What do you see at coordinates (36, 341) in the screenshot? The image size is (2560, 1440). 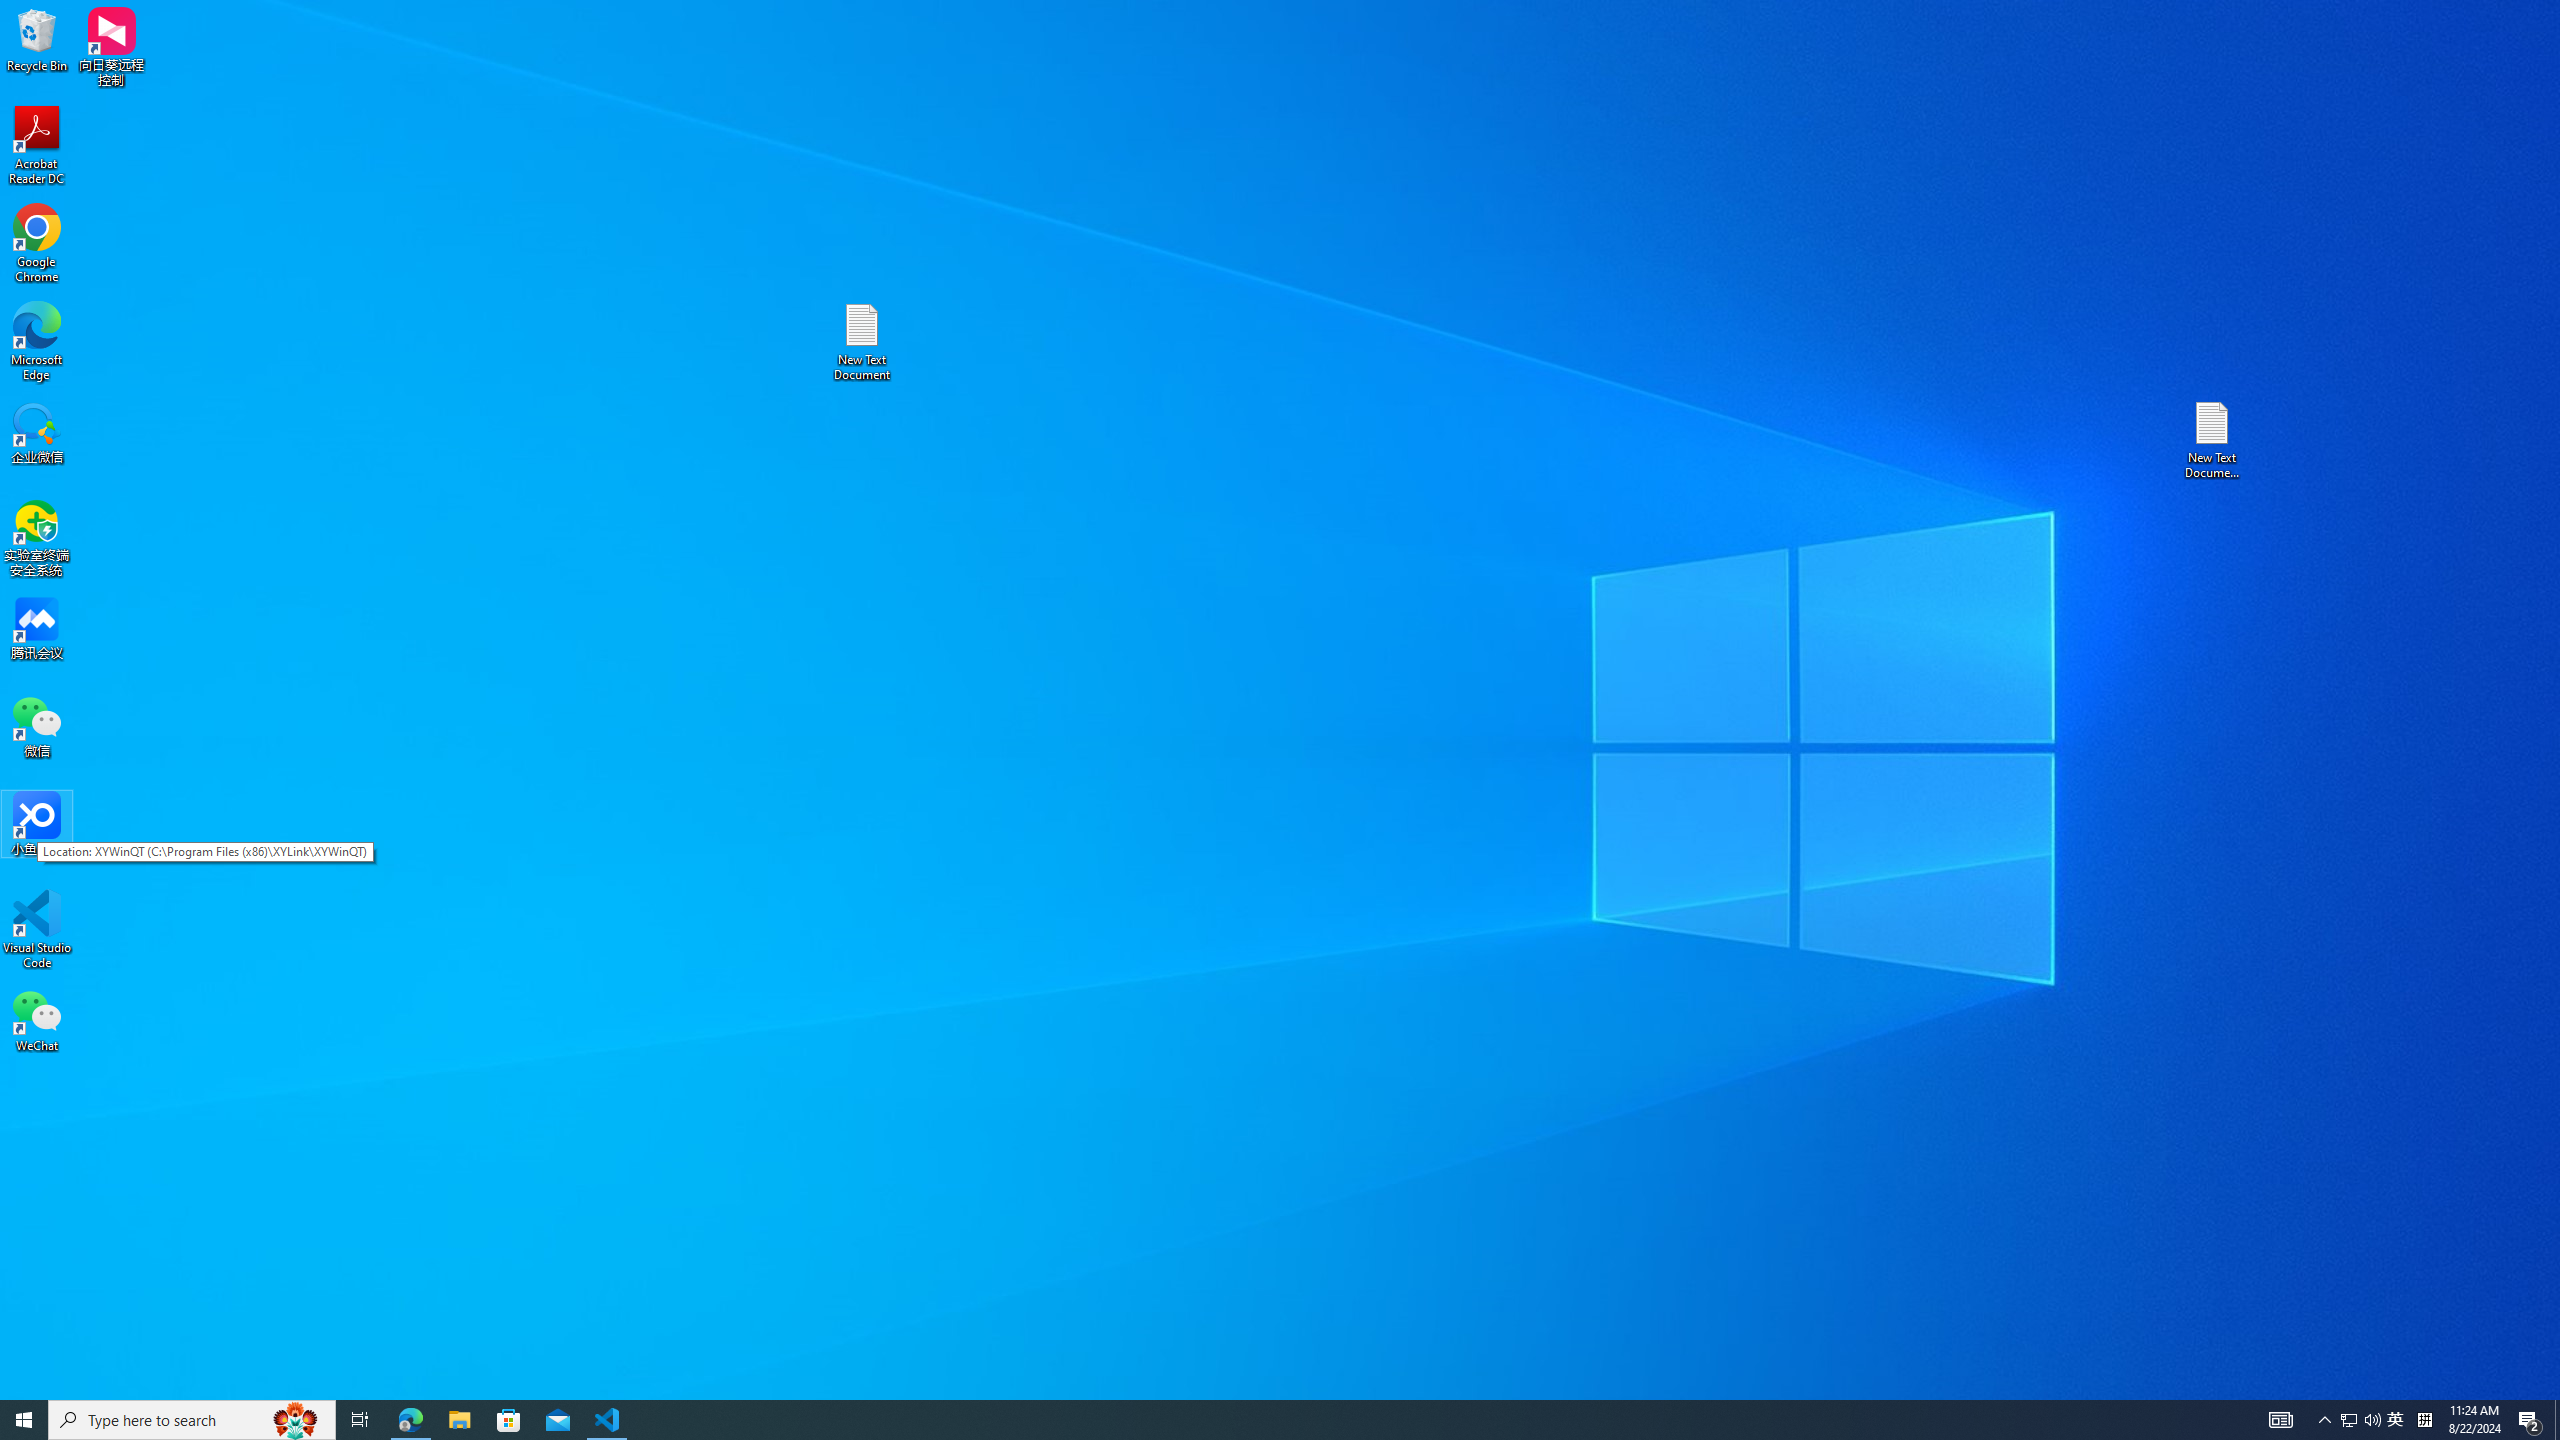 I see `'Microsoft Edge'` at bounding box center [36, 341].